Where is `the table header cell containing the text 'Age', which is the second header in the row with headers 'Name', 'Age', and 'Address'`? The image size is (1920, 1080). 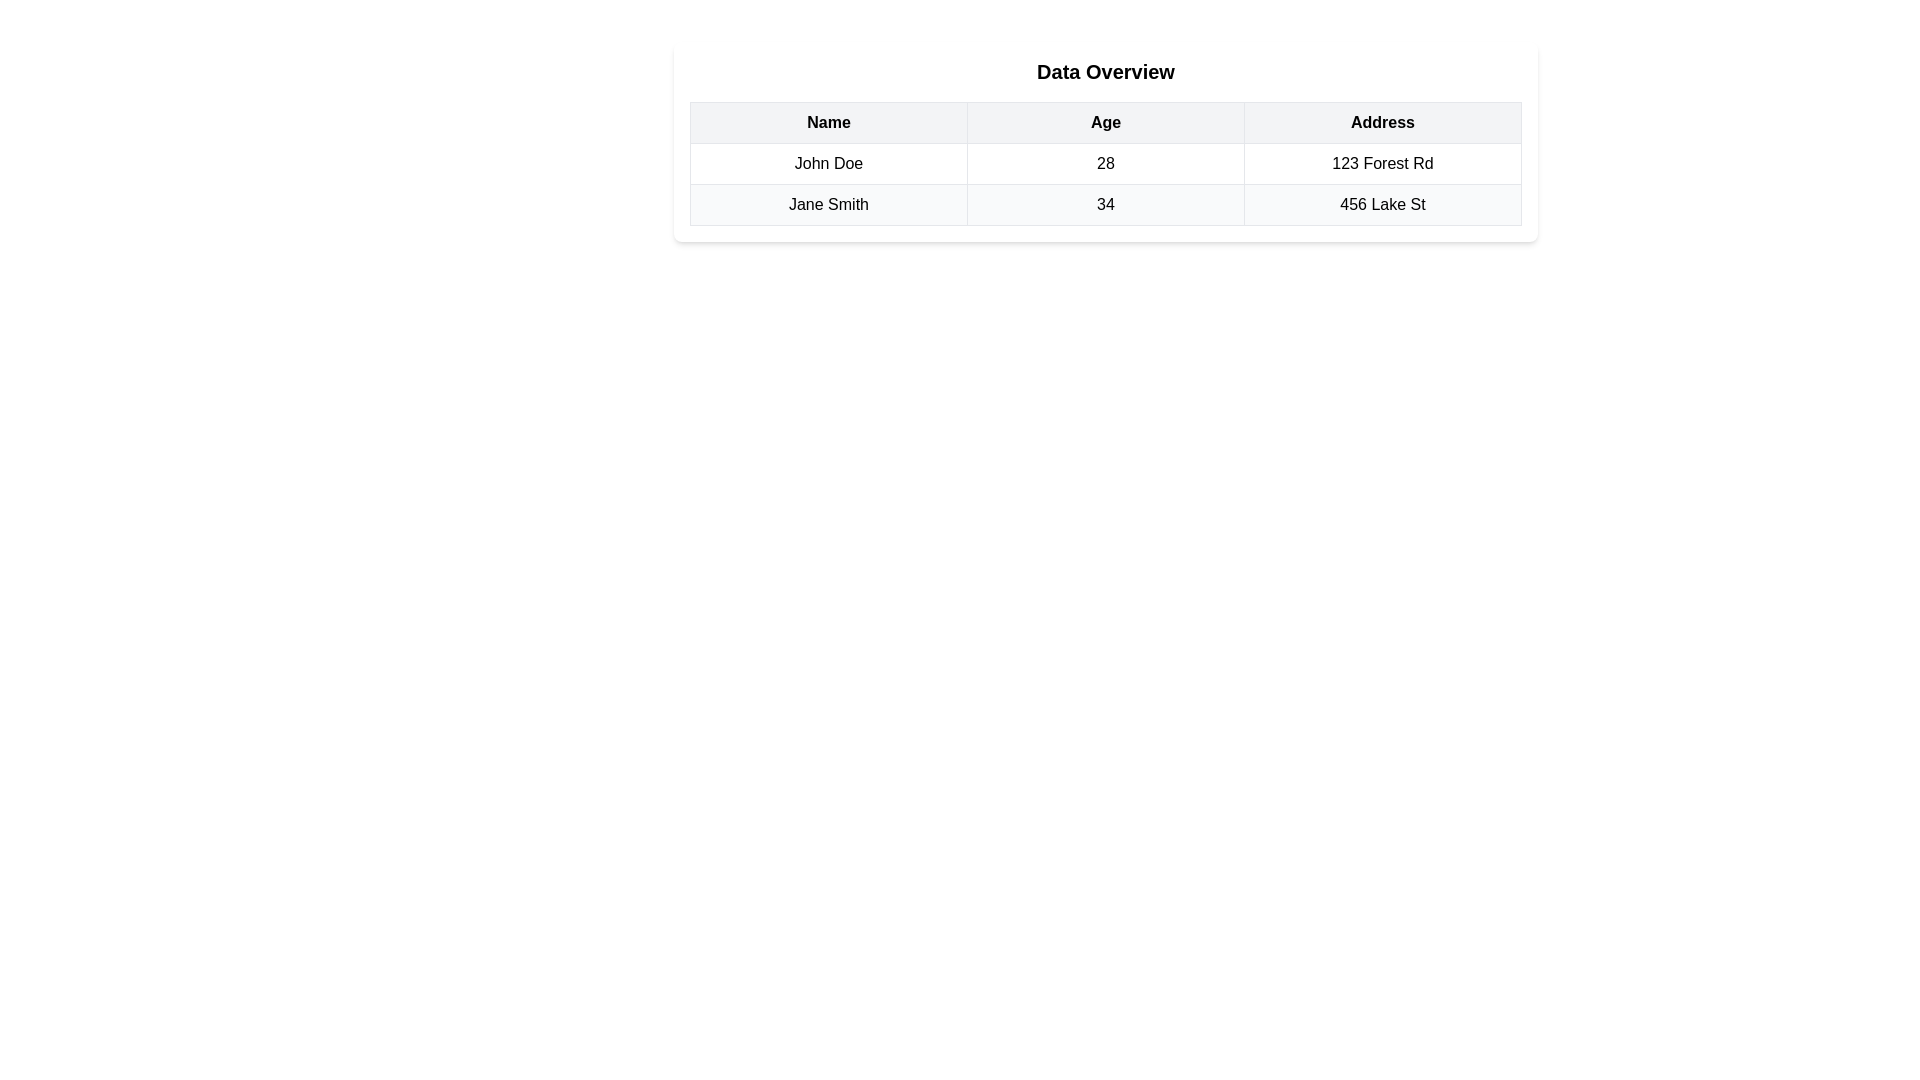
the table header cell containing the text 'Age', which is the second header in the row with headers 'Name', 'Age', and 'Address' is located at coordinates (1104, 123).